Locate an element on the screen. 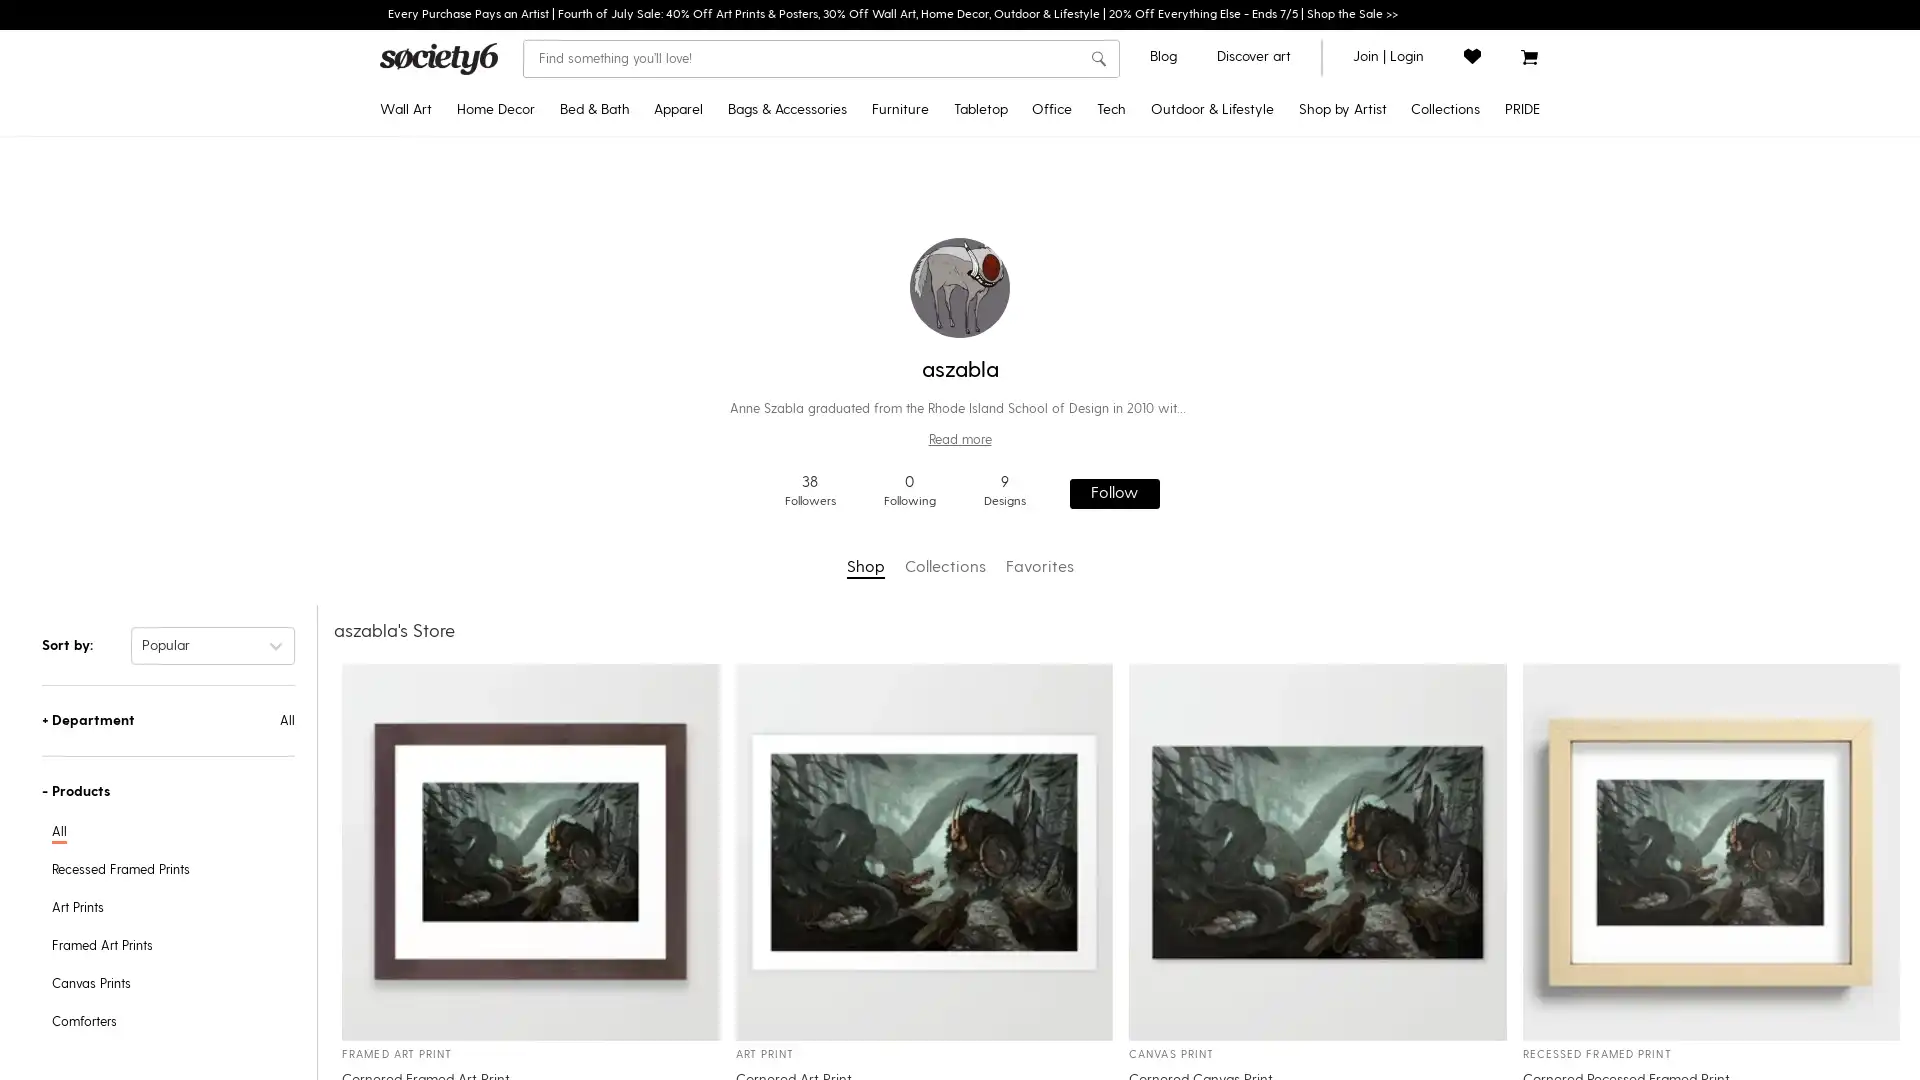 The height and width of the screenshot is (1080, 1920). Portraiture is located at coordinates (1371, 418).